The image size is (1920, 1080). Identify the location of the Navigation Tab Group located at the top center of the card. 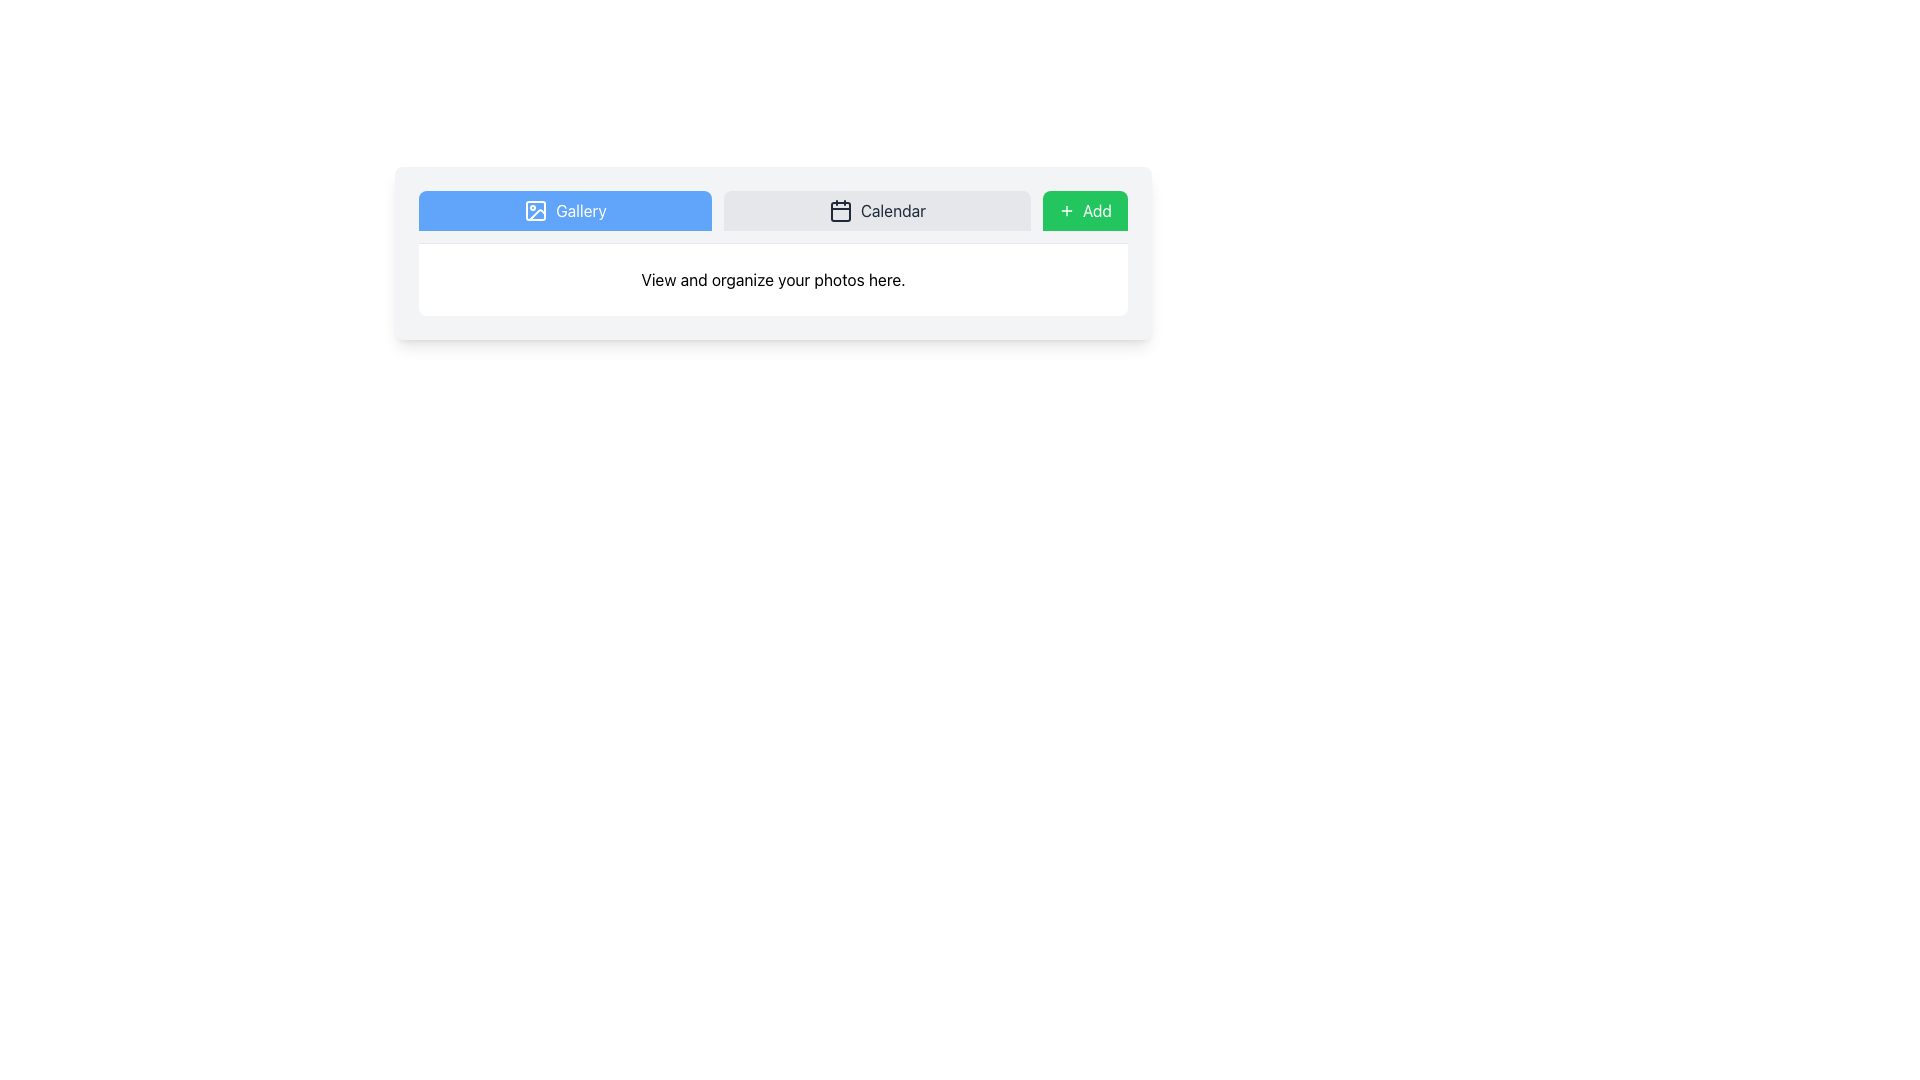
(772, 217).